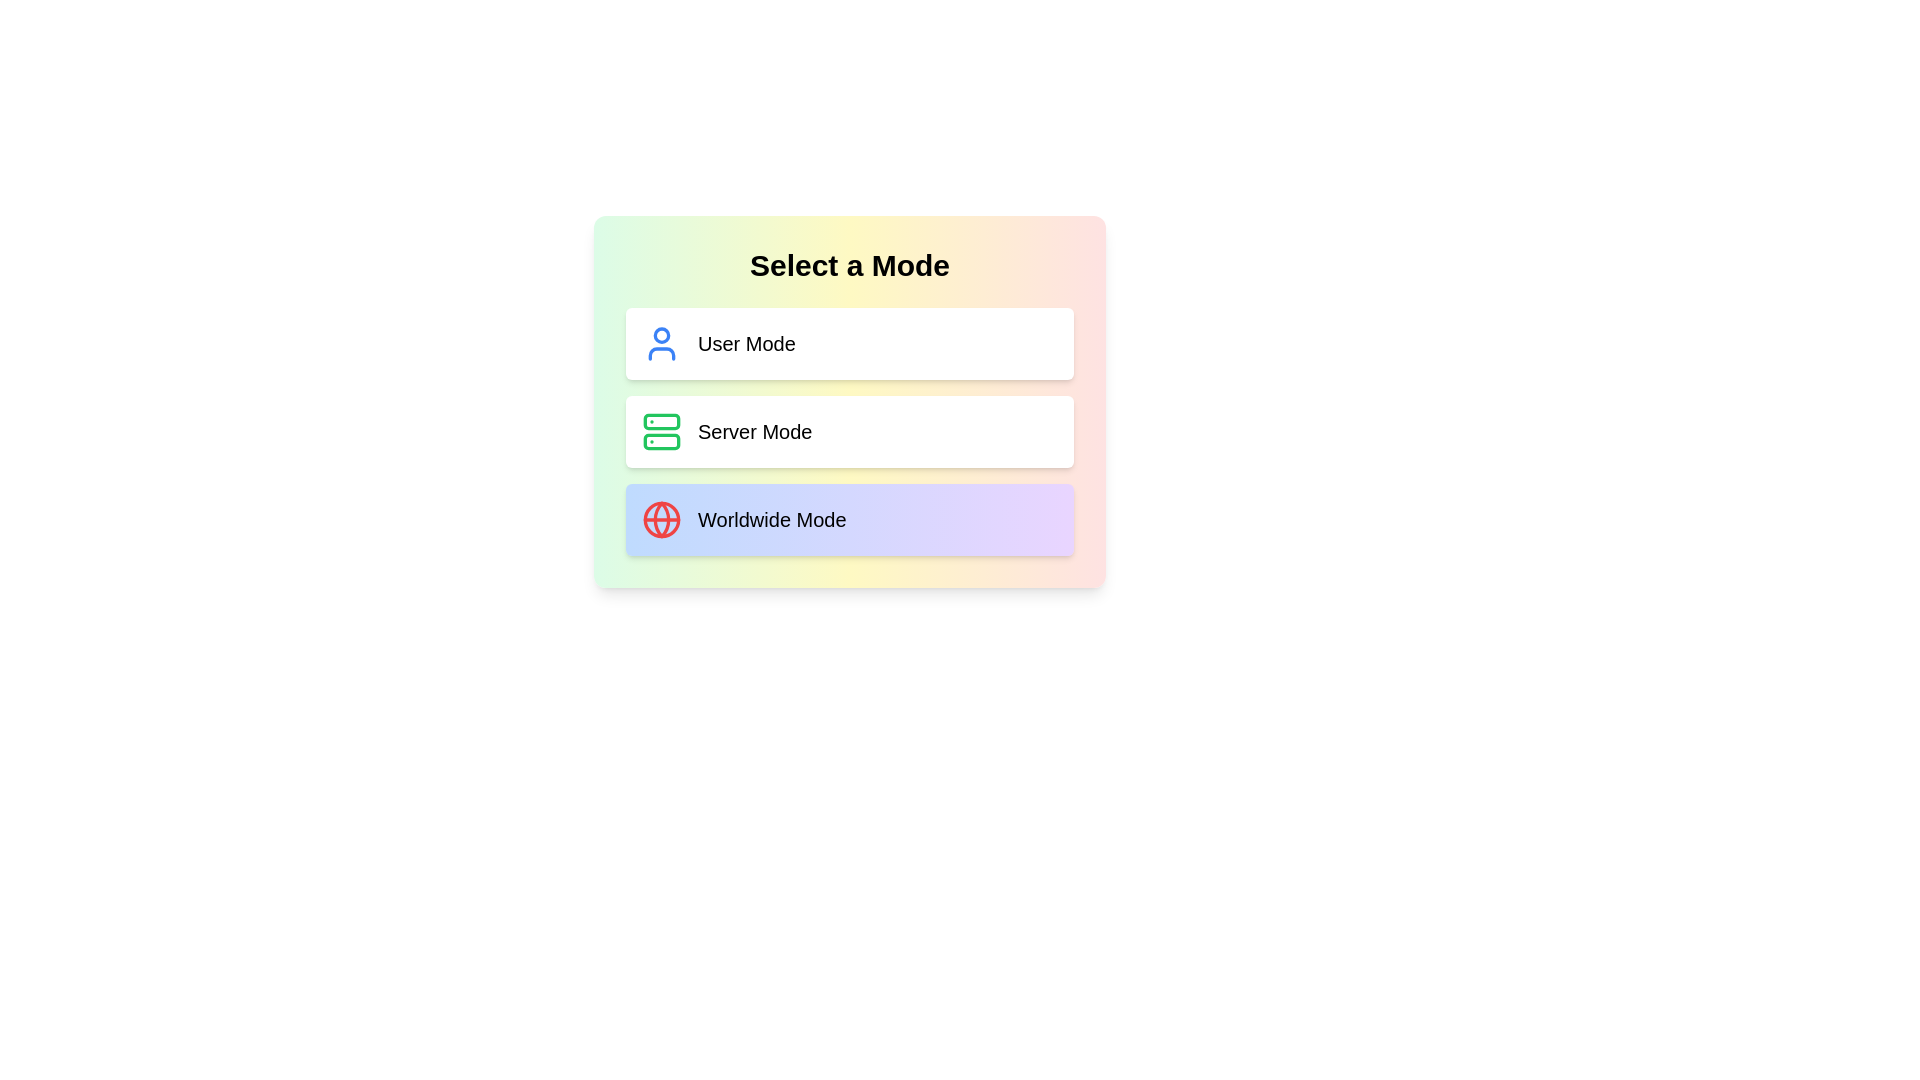 This screenshot has height=1080, width=1920. What do you see at coordinates (662, 342) in the screenshot?
I see `the icon representing the 'User Mode' option, which is located adjacent to the text label 'User Mode' within the first entry of the vertical list titled 'Select a Mode'` at bounding box center [662, 342].